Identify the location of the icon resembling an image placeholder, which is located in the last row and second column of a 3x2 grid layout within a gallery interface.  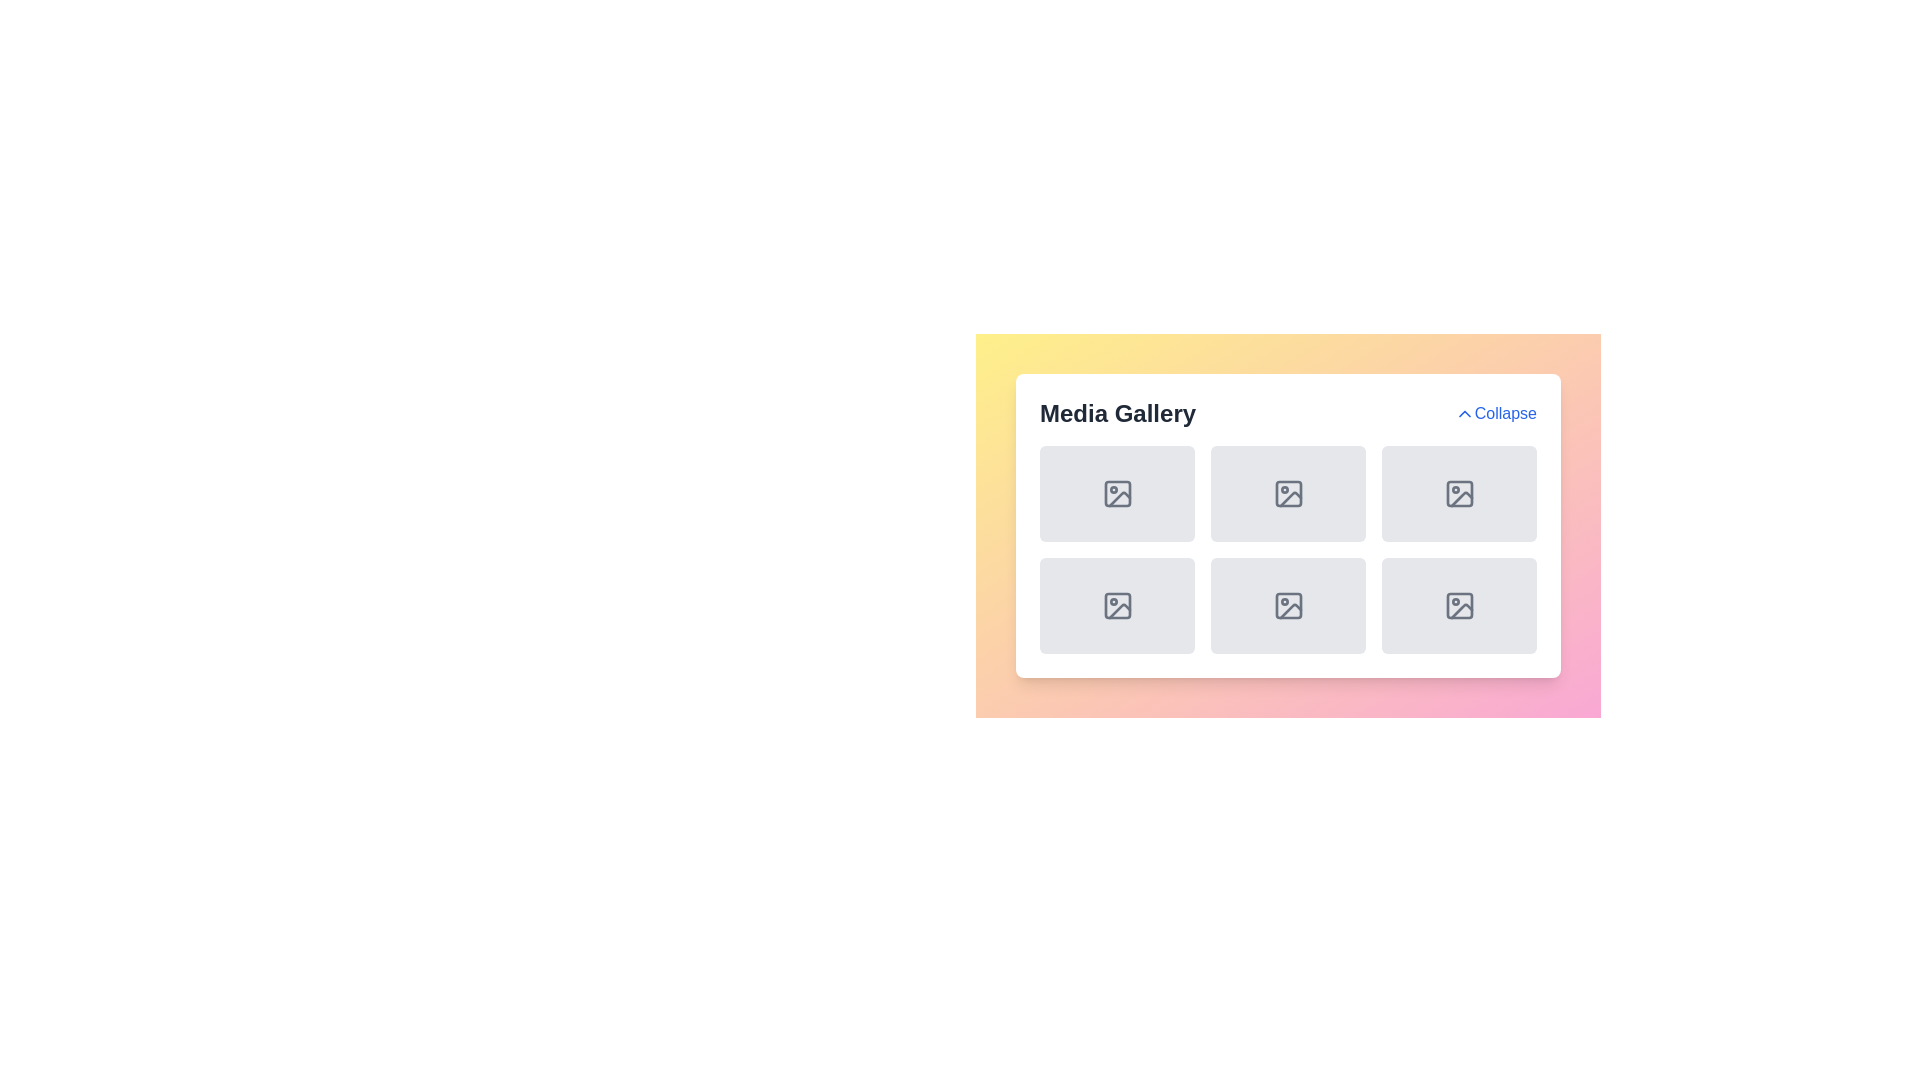
(1288, 604).